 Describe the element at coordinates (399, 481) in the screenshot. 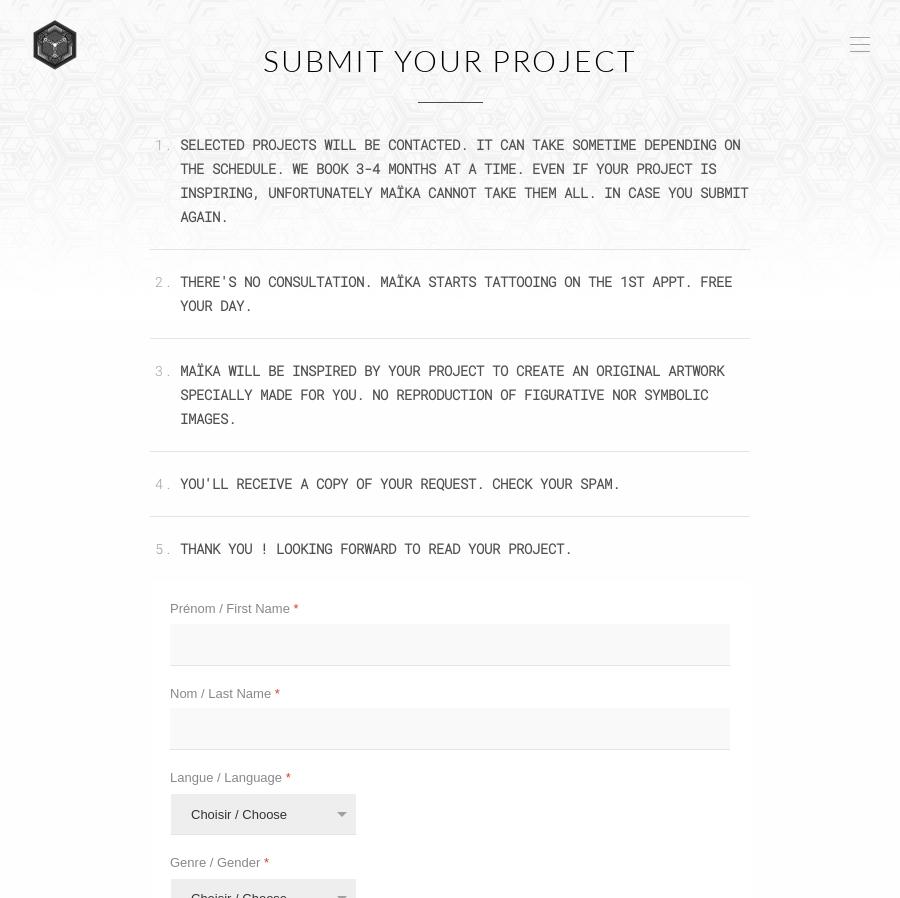

I see `'YOU'LL RECEIVE A COPY OF YOUR REQUEST. CHECK YOUR SPAM.'` at that location.